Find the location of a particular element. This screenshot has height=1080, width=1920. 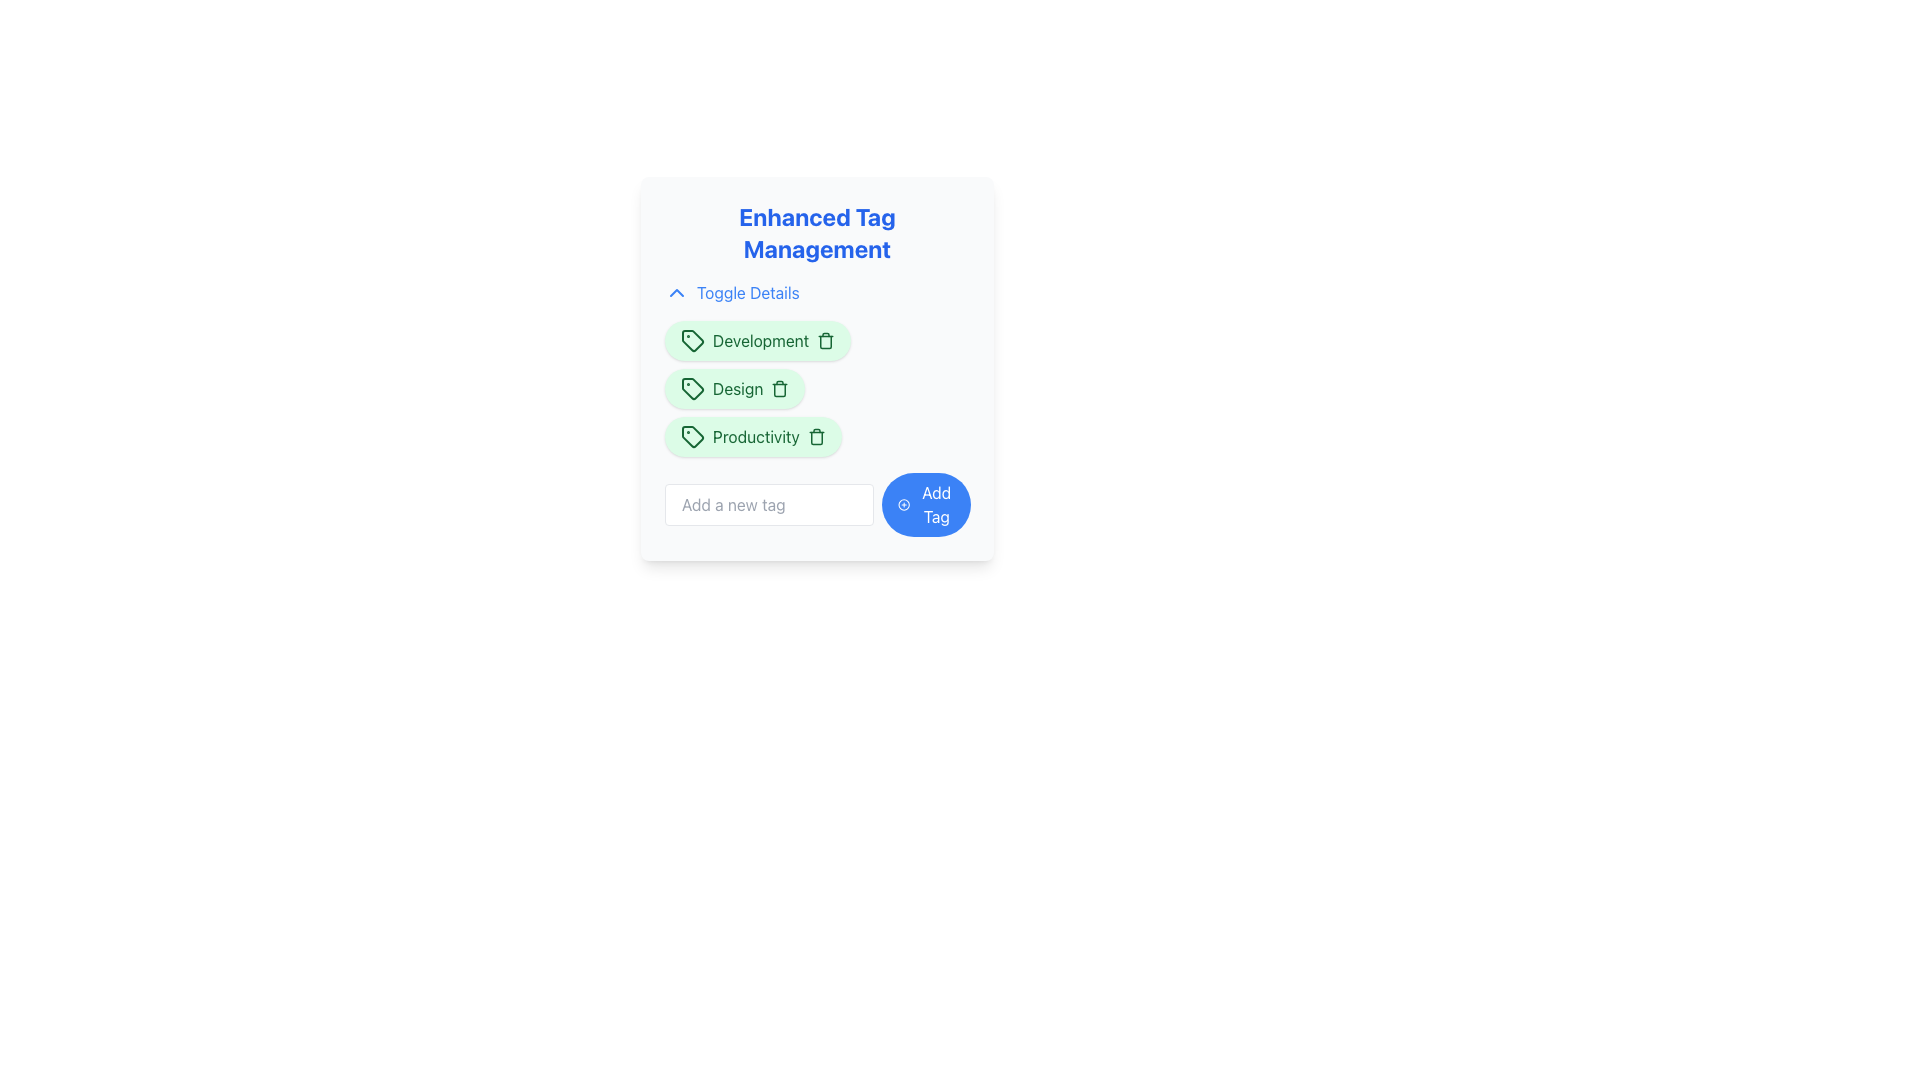

the greenish tag component labeled 'Design' with adjacent icons is located at coordinates (734, 389).